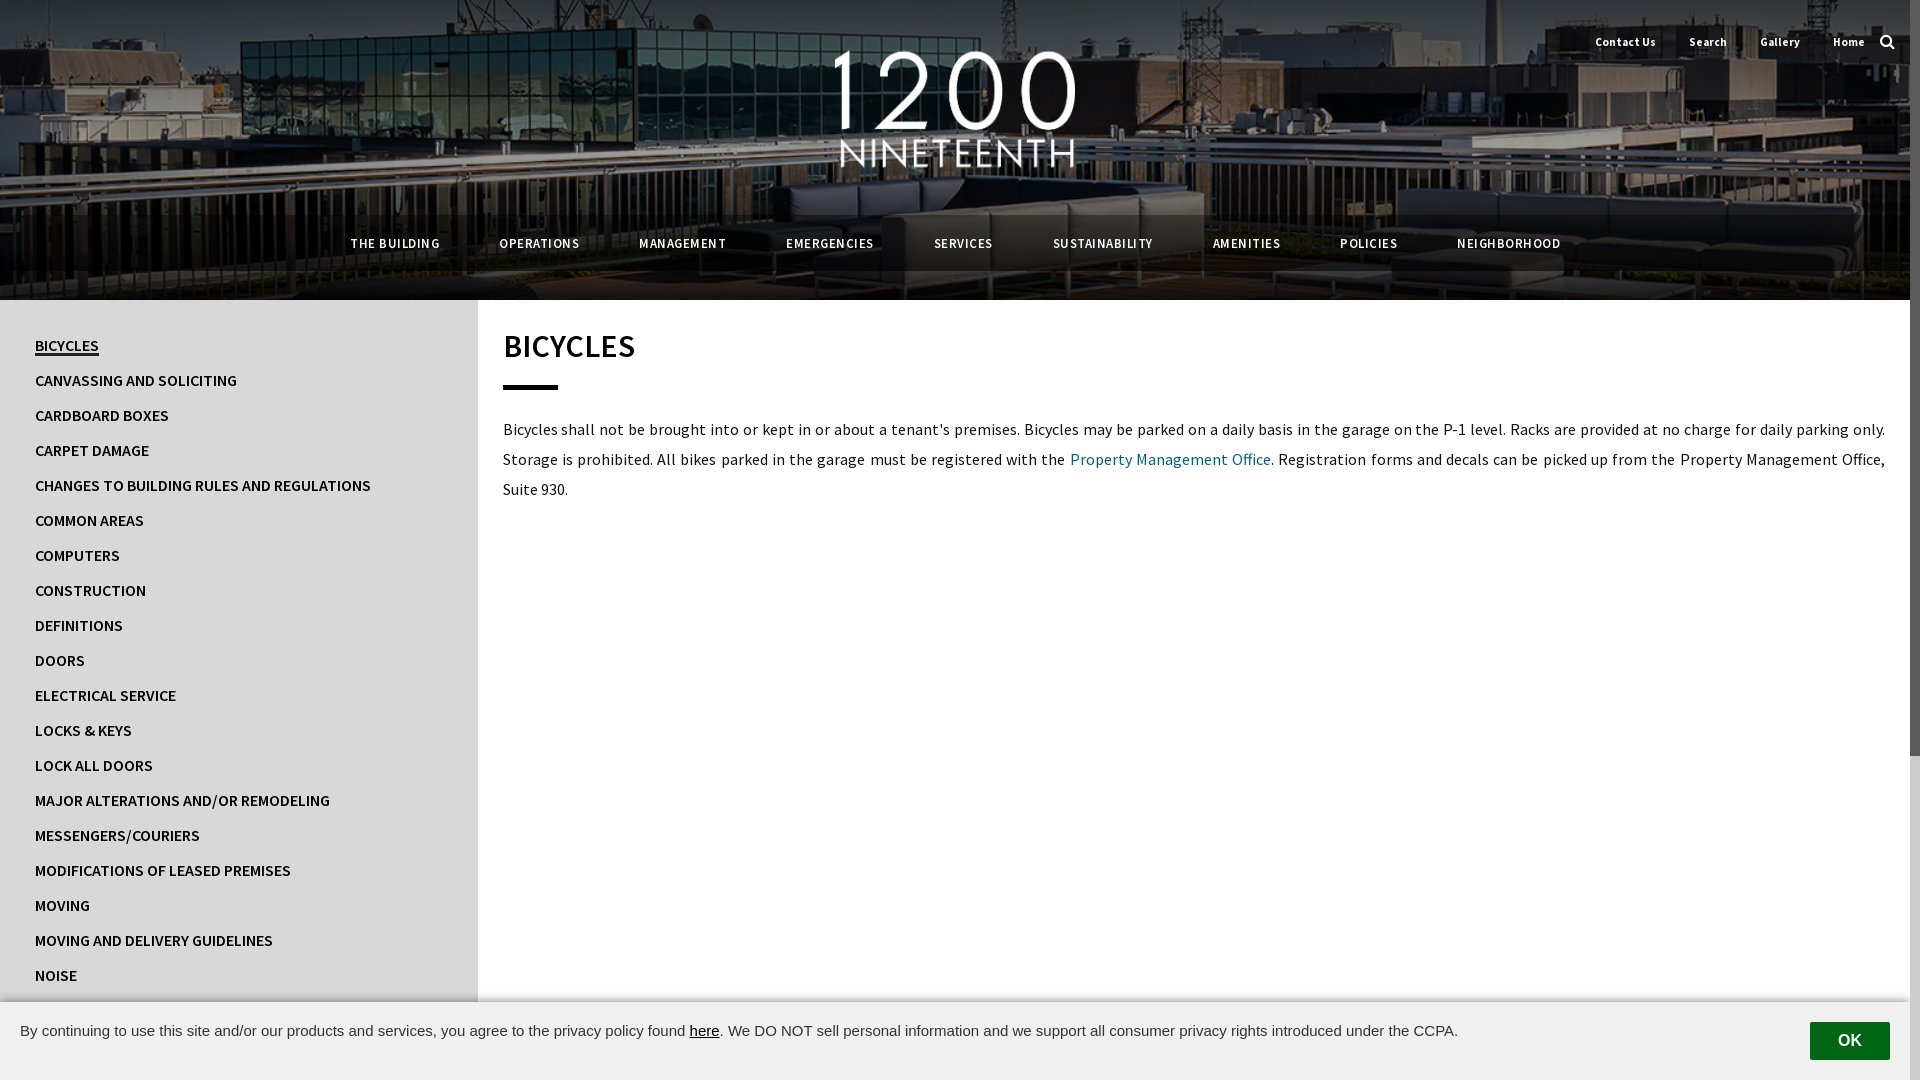 The width and height of the screenshot is (1920, 1080). What do you see at coordinates (1101, 242) in the screenshot?
I see `'SUSTAINABILITY'` at bounding box center [1101, 242].